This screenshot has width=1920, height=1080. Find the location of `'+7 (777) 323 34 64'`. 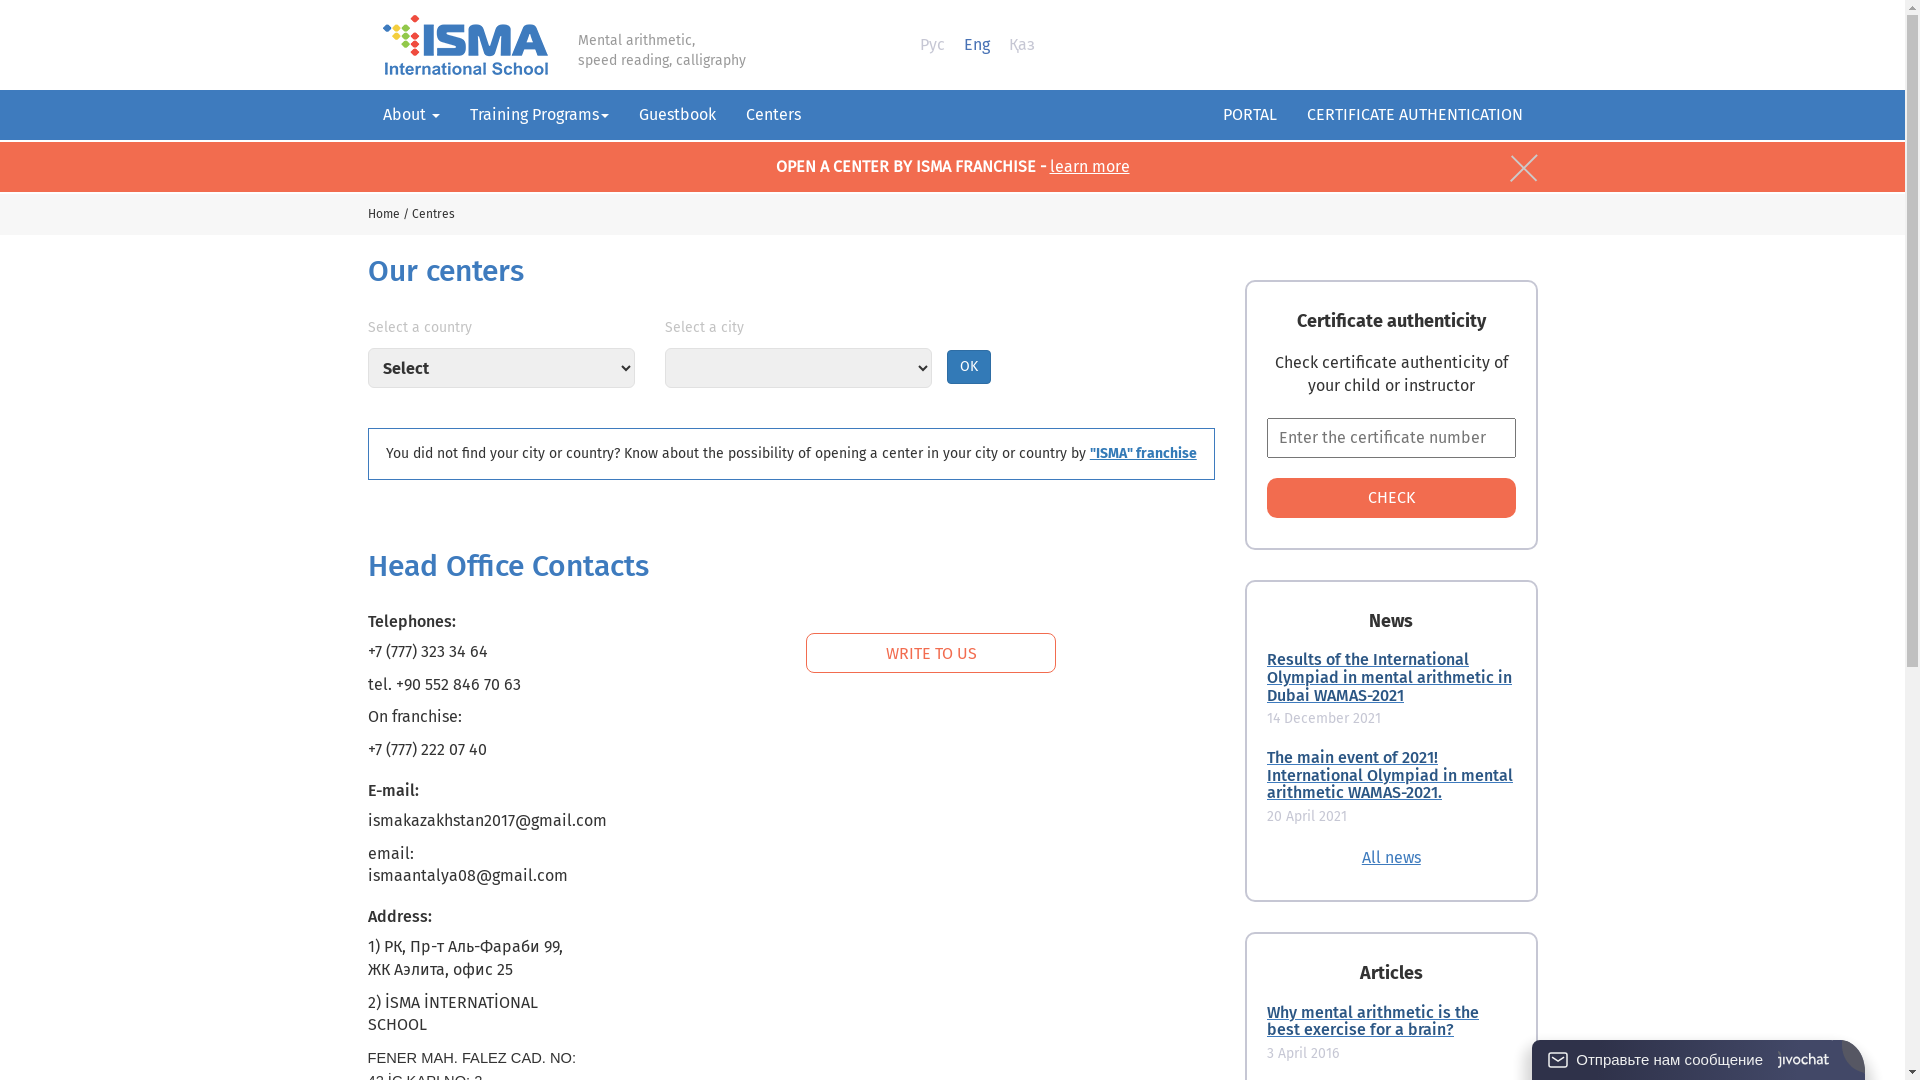

'+7 (777) 323 34 64' is located at coordinates (426, 651).